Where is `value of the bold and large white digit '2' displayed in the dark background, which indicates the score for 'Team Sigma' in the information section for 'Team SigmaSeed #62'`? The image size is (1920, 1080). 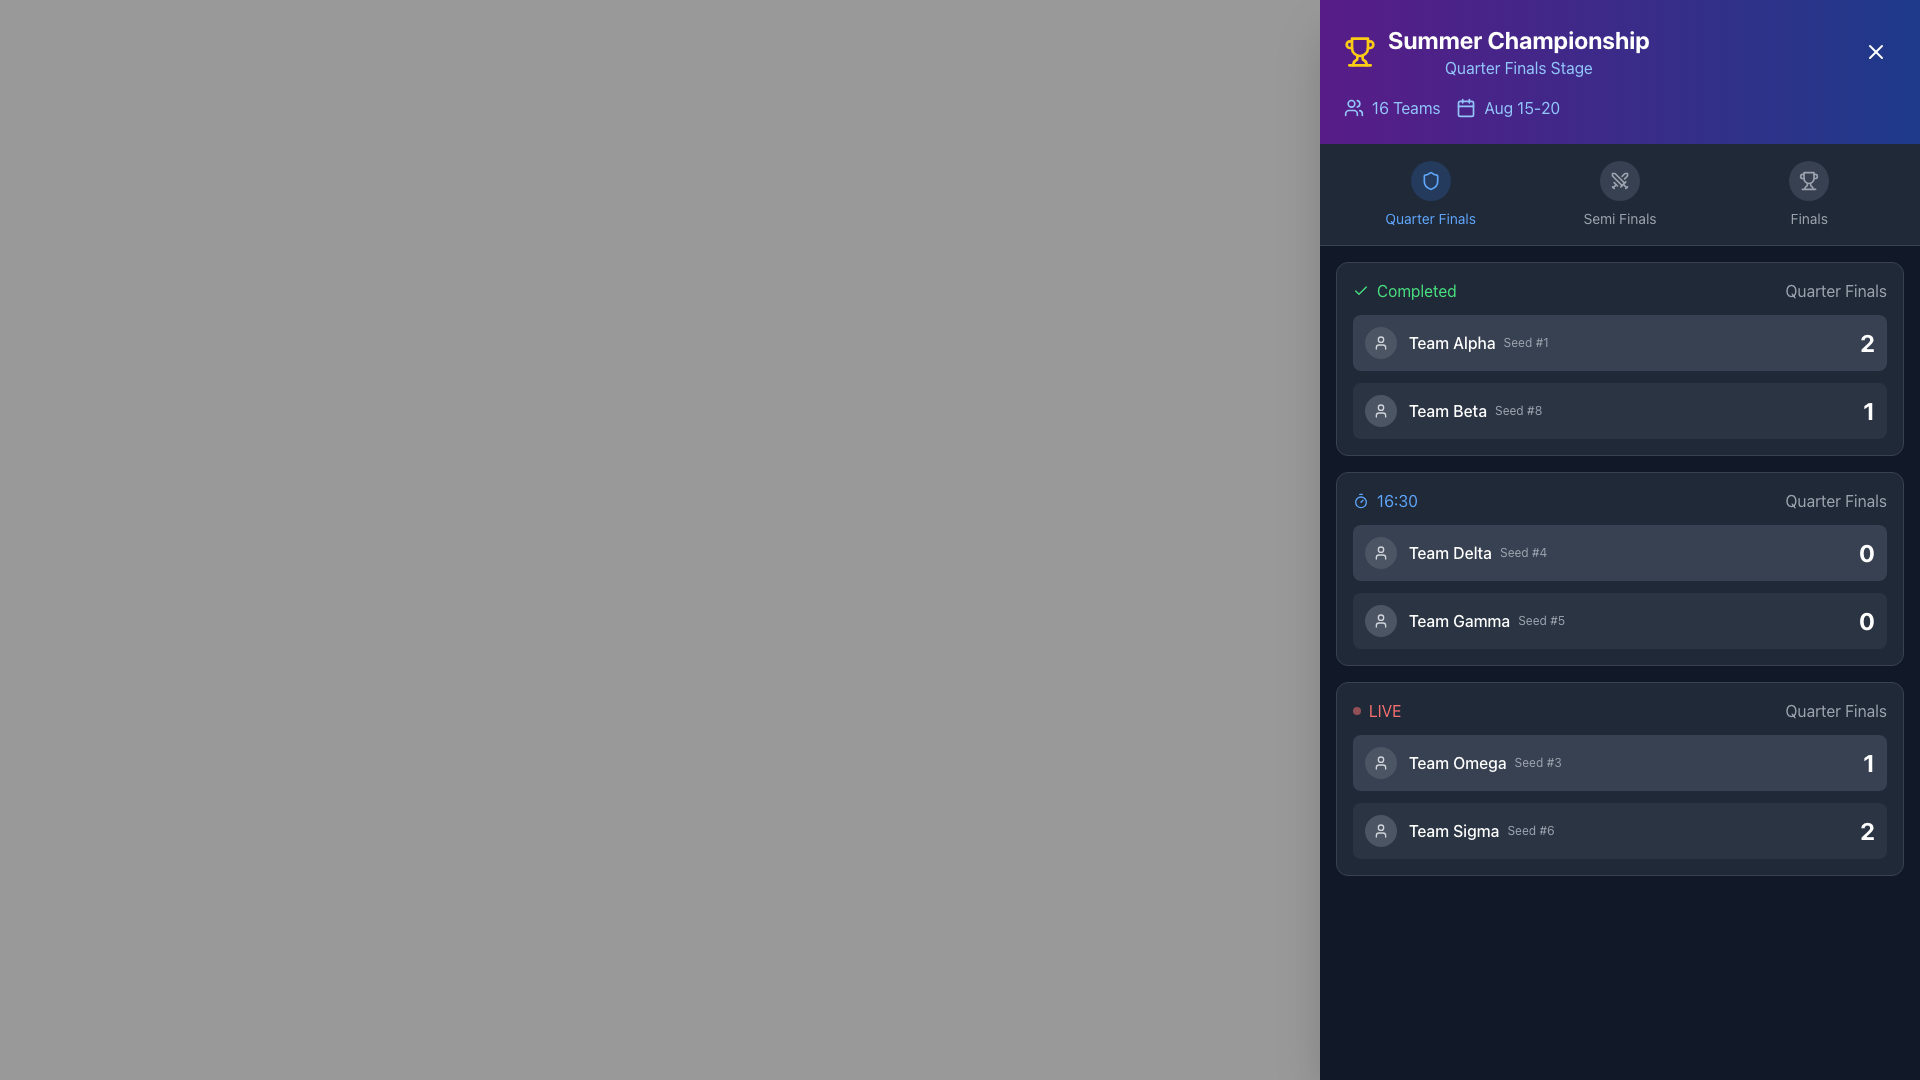 value of the bold and large white digit '2' displayed in the dark background, which indicates the score for 'Team Sigma' in the information section for 'Team SigmaSeed #62' is located at coordinates (1866, 830).